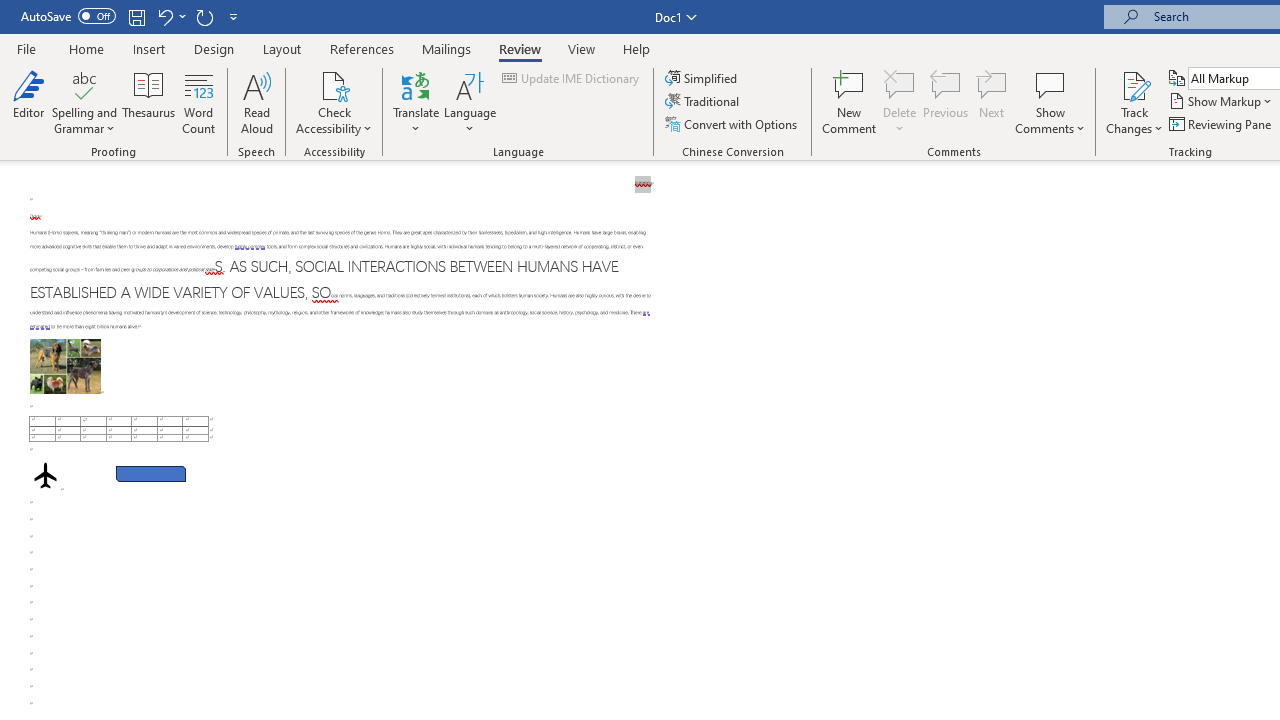 The height and width of the screenshot is (720, 1280). I want to click on 'New Comment', so click(849, 103).